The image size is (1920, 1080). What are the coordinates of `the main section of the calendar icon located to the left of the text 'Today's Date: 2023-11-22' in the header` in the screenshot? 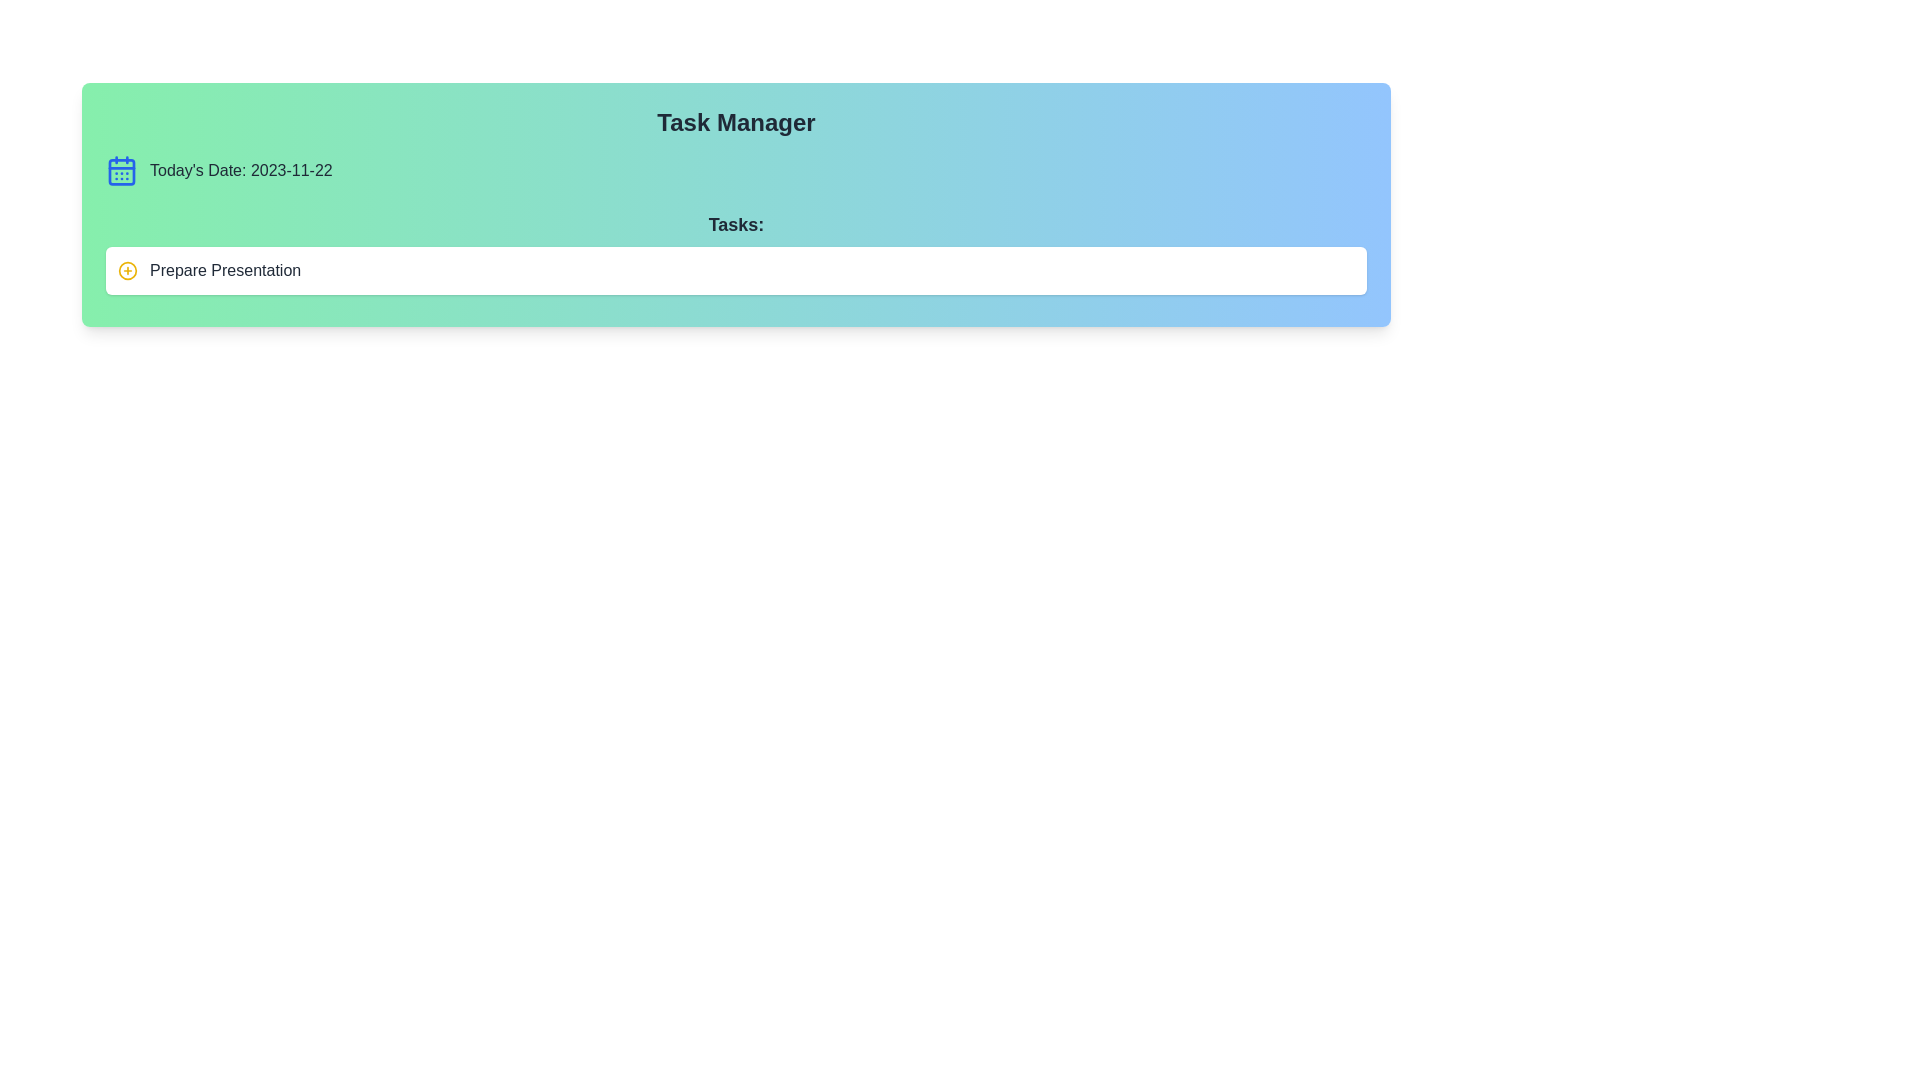 It's located at (120, 171).